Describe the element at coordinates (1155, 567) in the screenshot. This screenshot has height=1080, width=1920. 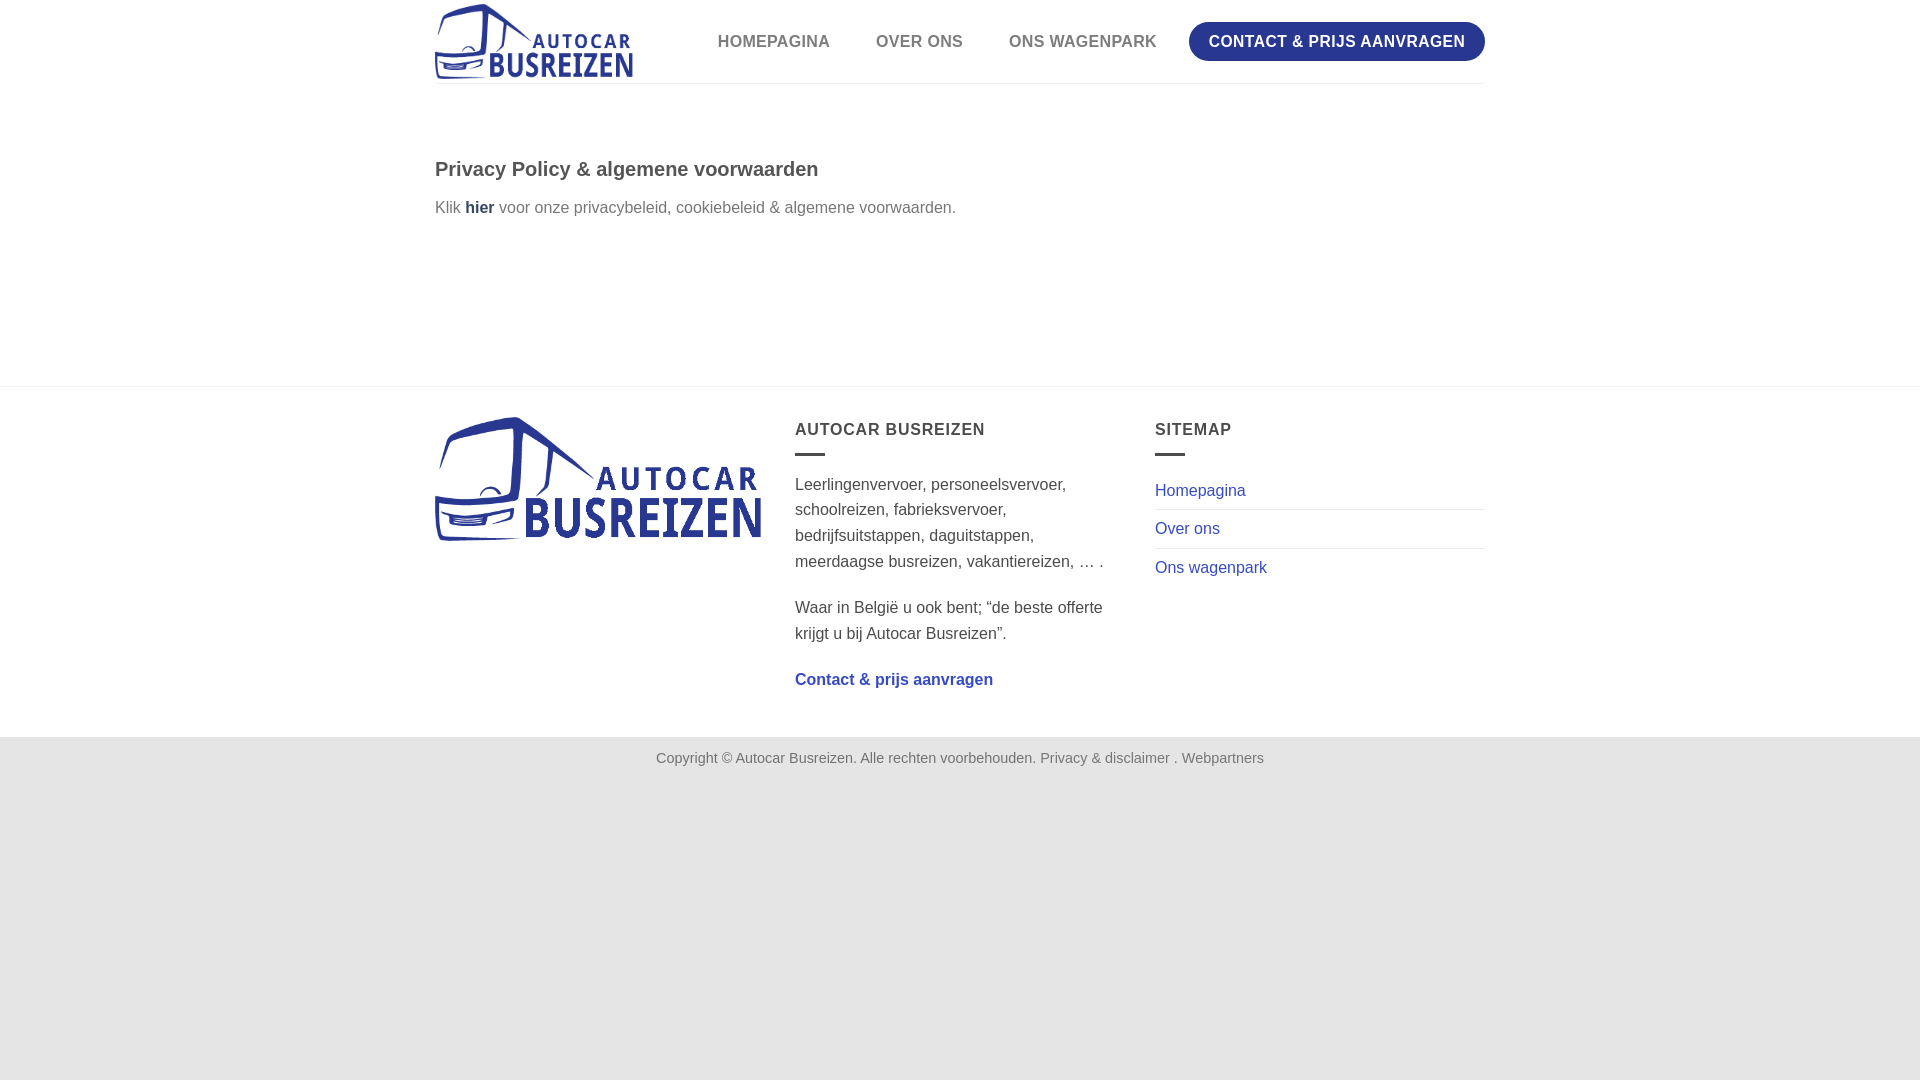
I see `'Ons wagenpark'` at that location.